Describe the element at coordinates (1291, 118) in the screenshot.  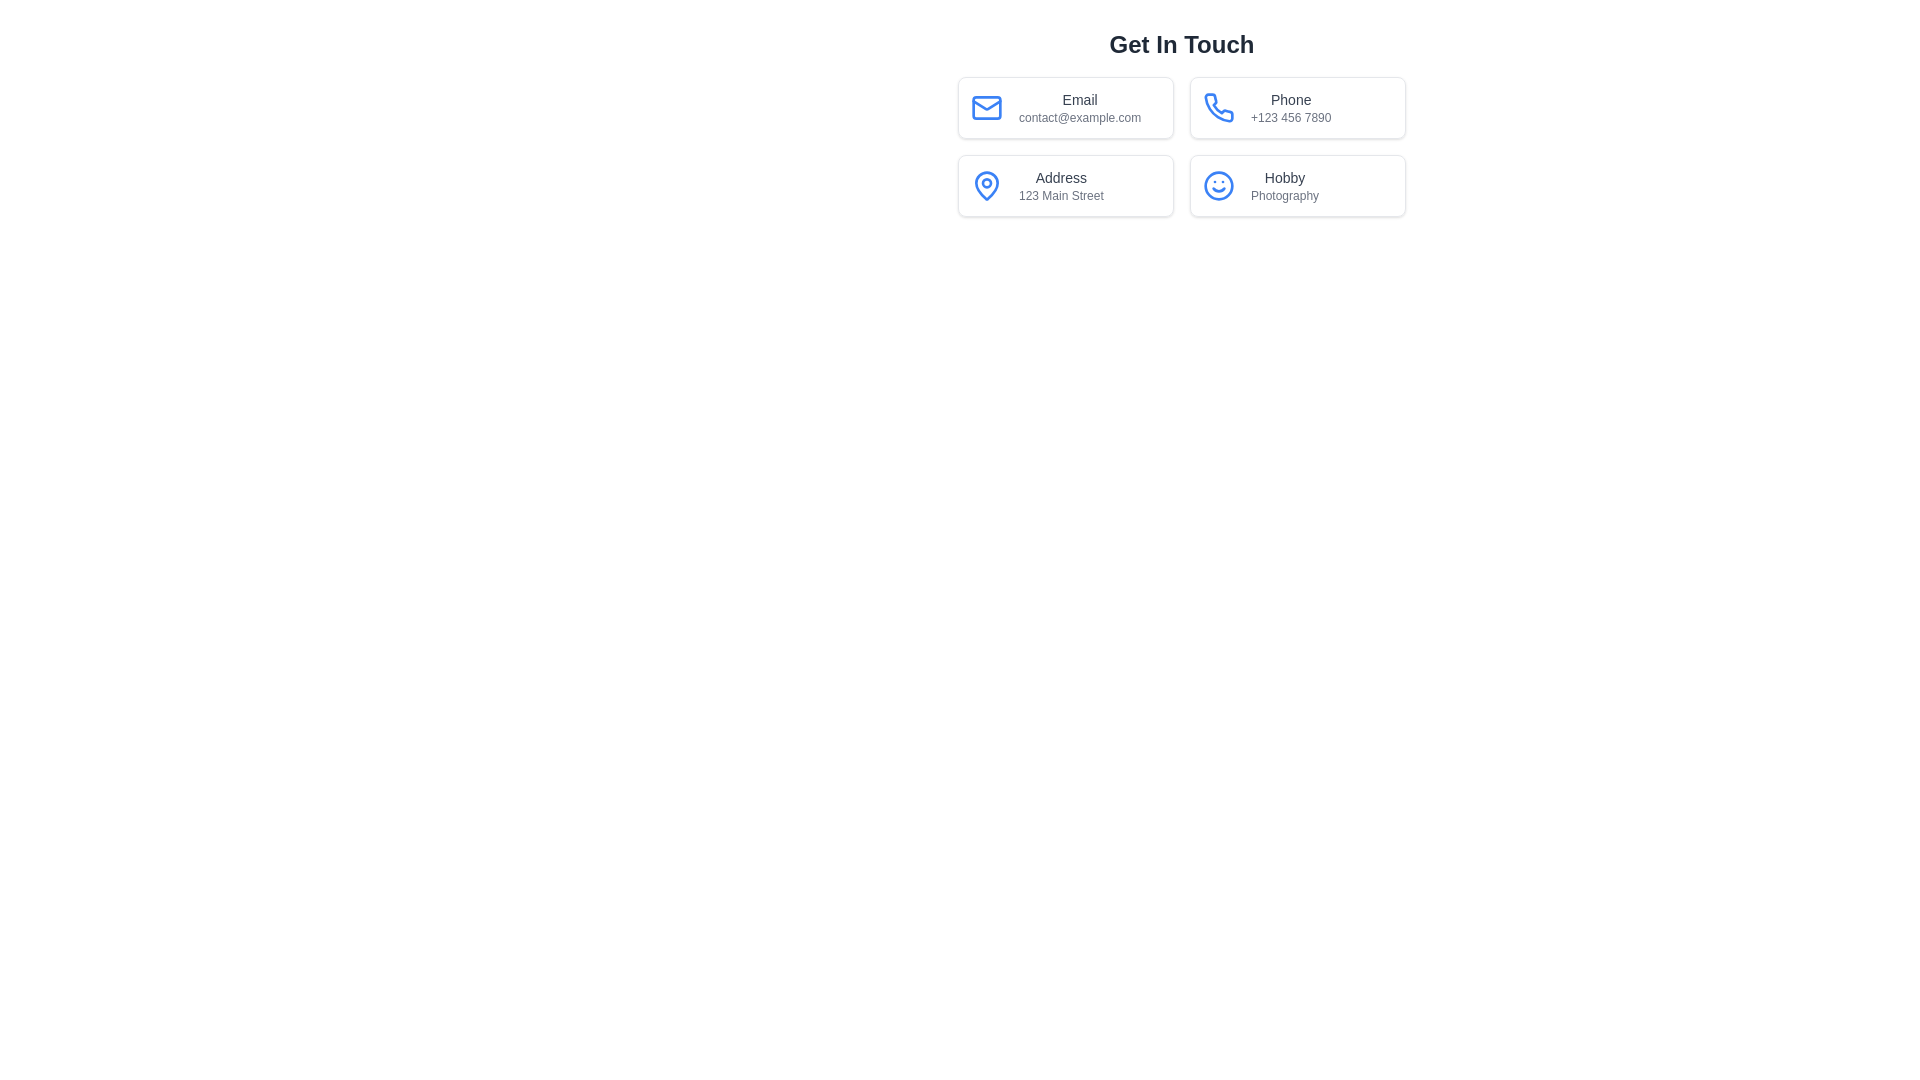
I see `phone number displayed in the text label showing '+123 456 7890', which is located under the 'Phone' label in the top-right section of a grid layout` at that location.